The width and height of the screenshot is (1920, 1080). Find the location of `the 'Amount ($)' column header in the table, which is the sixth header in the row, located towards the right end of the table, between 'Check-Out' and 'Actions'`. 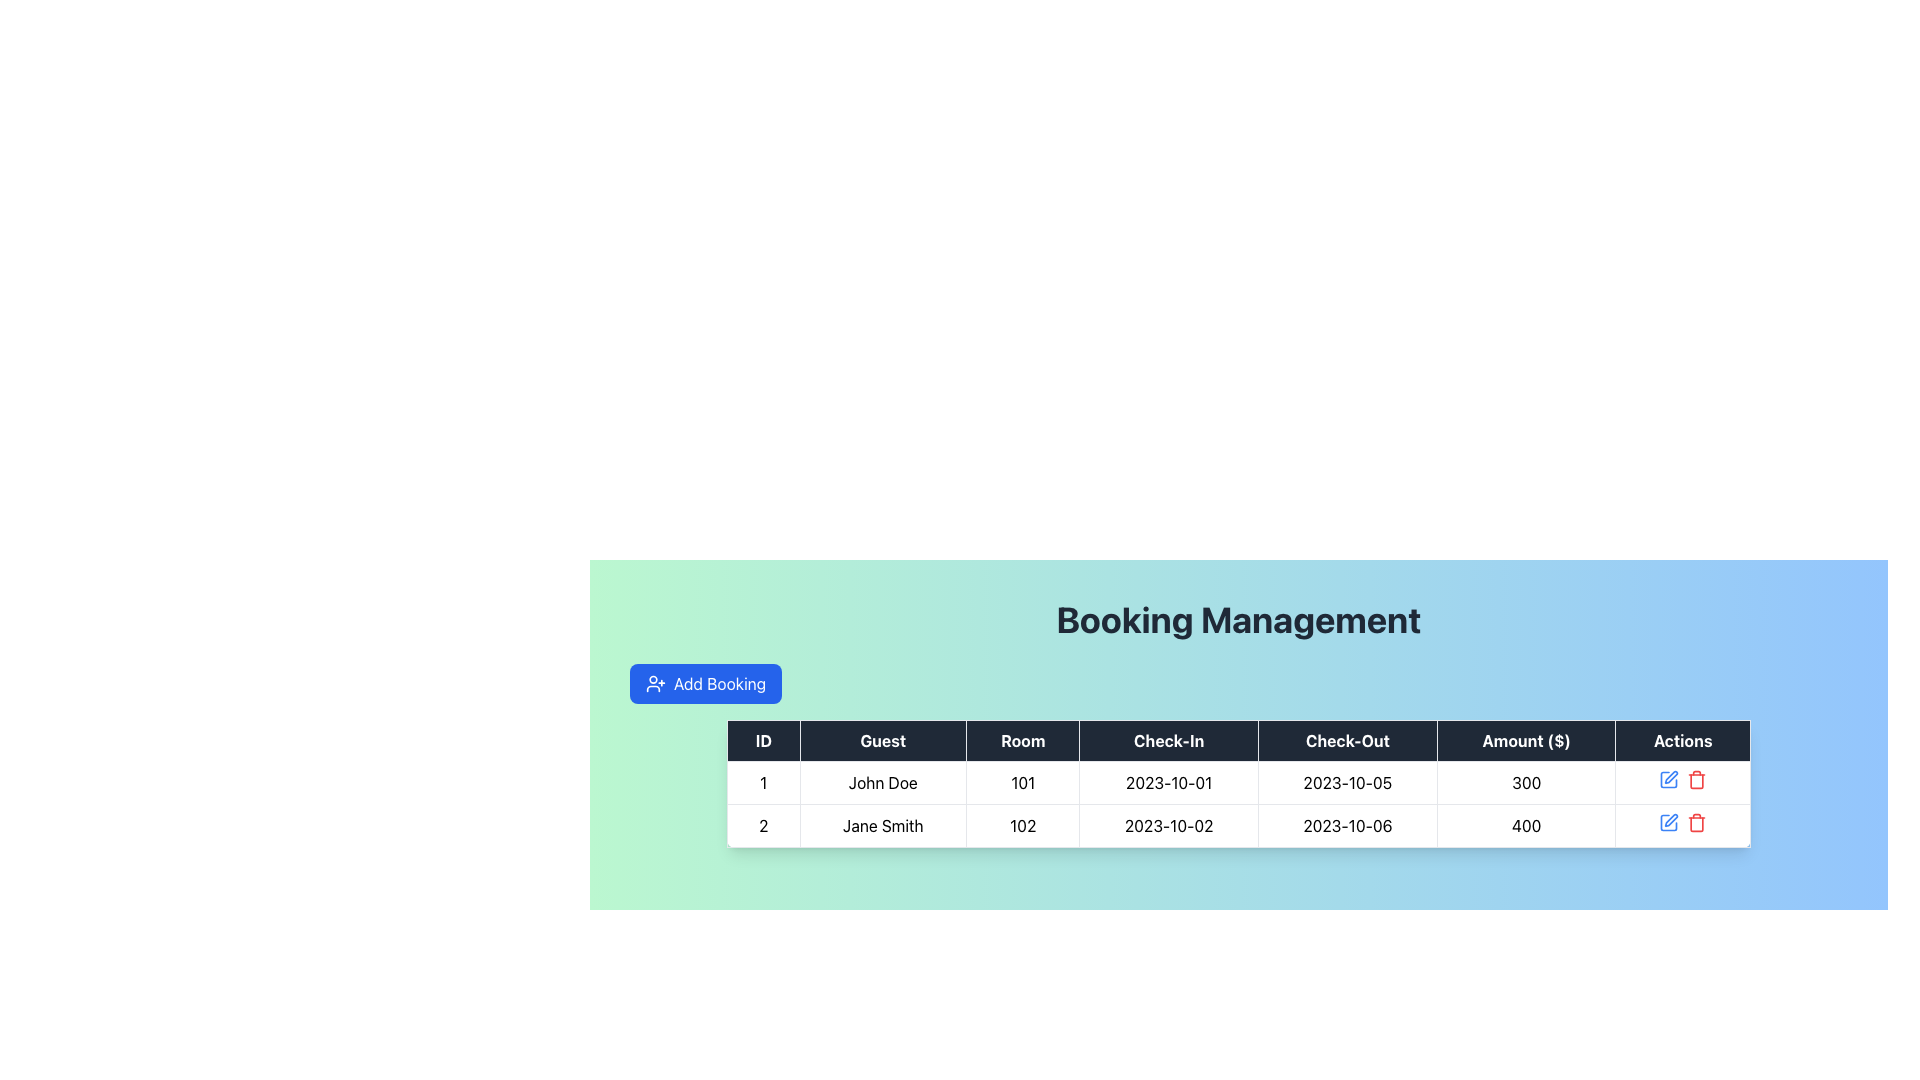

the 'Amount ($)' column header in the table, which is the sixth header in the row, located towards the right end of the table, between 'Check-Out' and 'Actions' is located at coordinates (1525, 740).